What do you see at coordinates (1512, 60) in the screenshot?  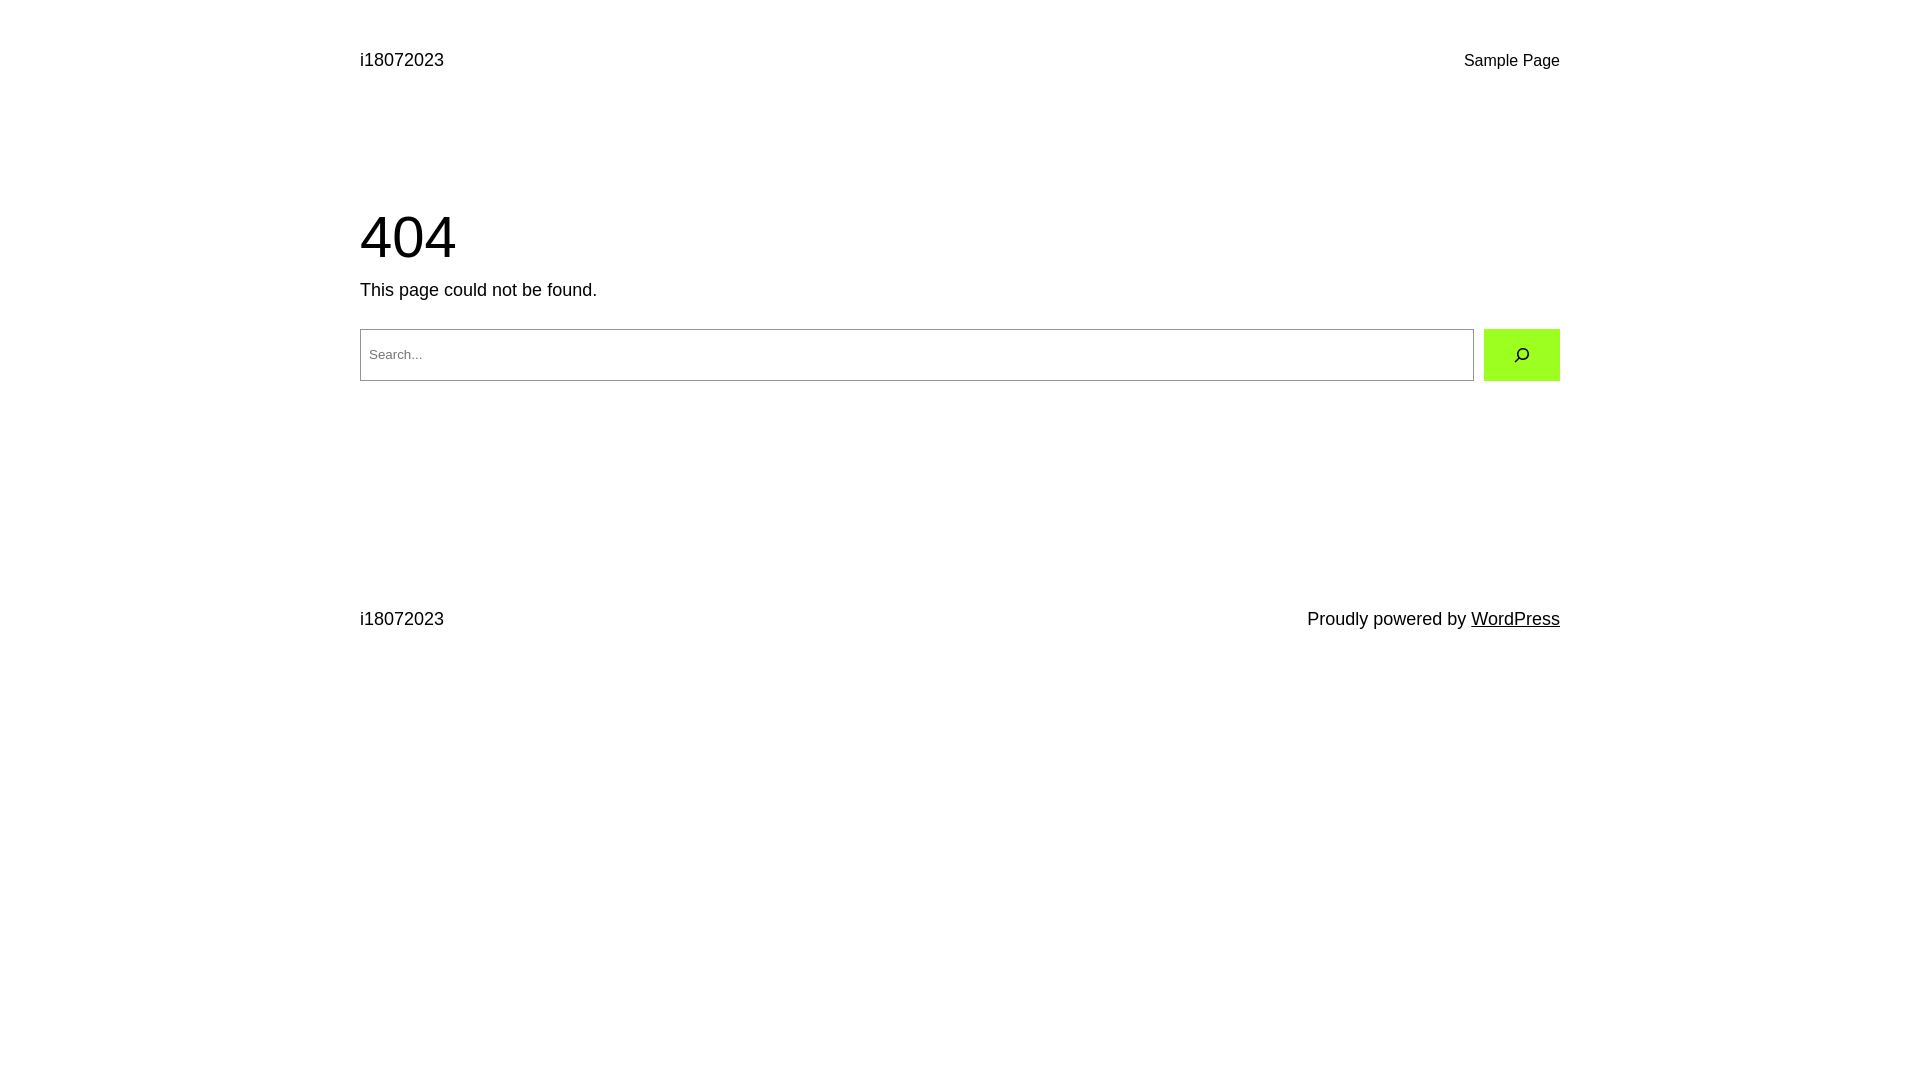 I see `'Sample Page'` at bounding box center [1512, 60].